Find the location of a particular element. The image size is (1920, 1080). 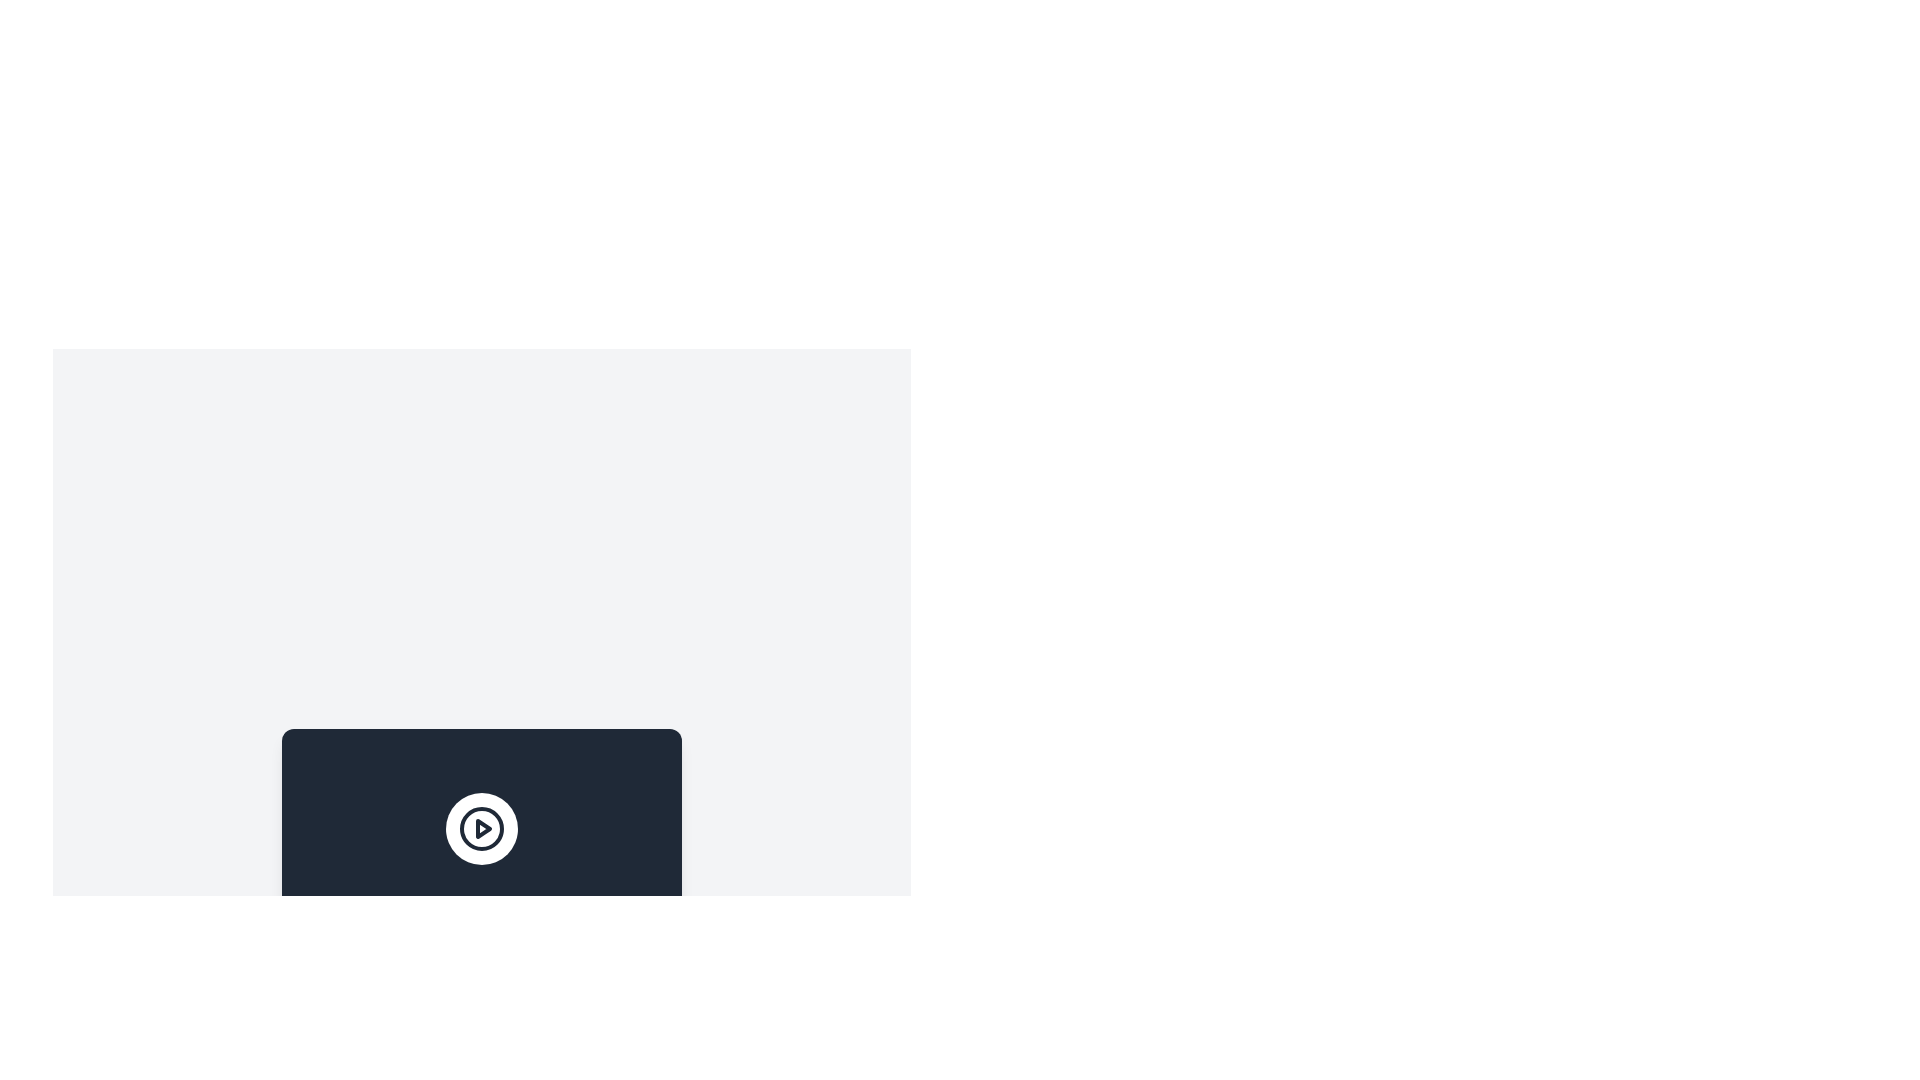

the circular play button located at the center of the dark gray rectangular banner to initiate playback is located at coordinates (481, 829).